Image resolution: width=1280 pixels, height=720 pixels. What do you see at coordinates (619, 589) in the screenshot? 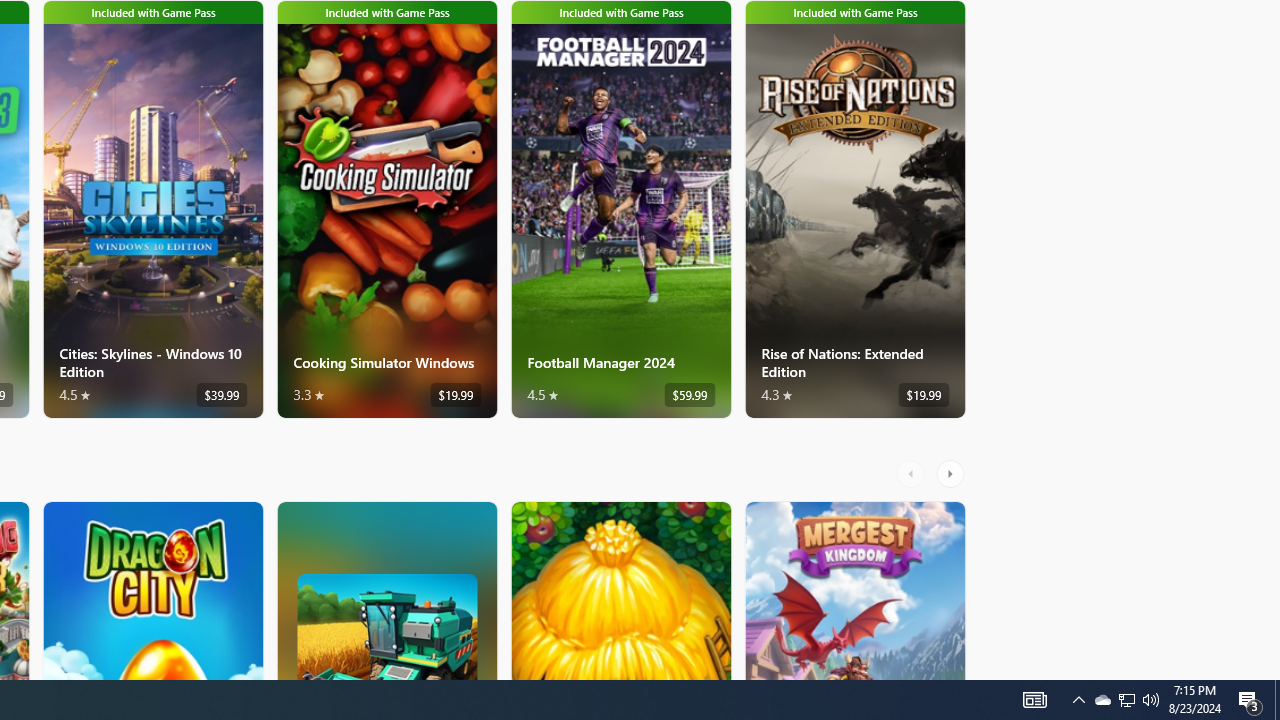
I see `'The Tribez. Average rating of 4.6 out of five stars. Free  '` at bounding box center [619, 589].